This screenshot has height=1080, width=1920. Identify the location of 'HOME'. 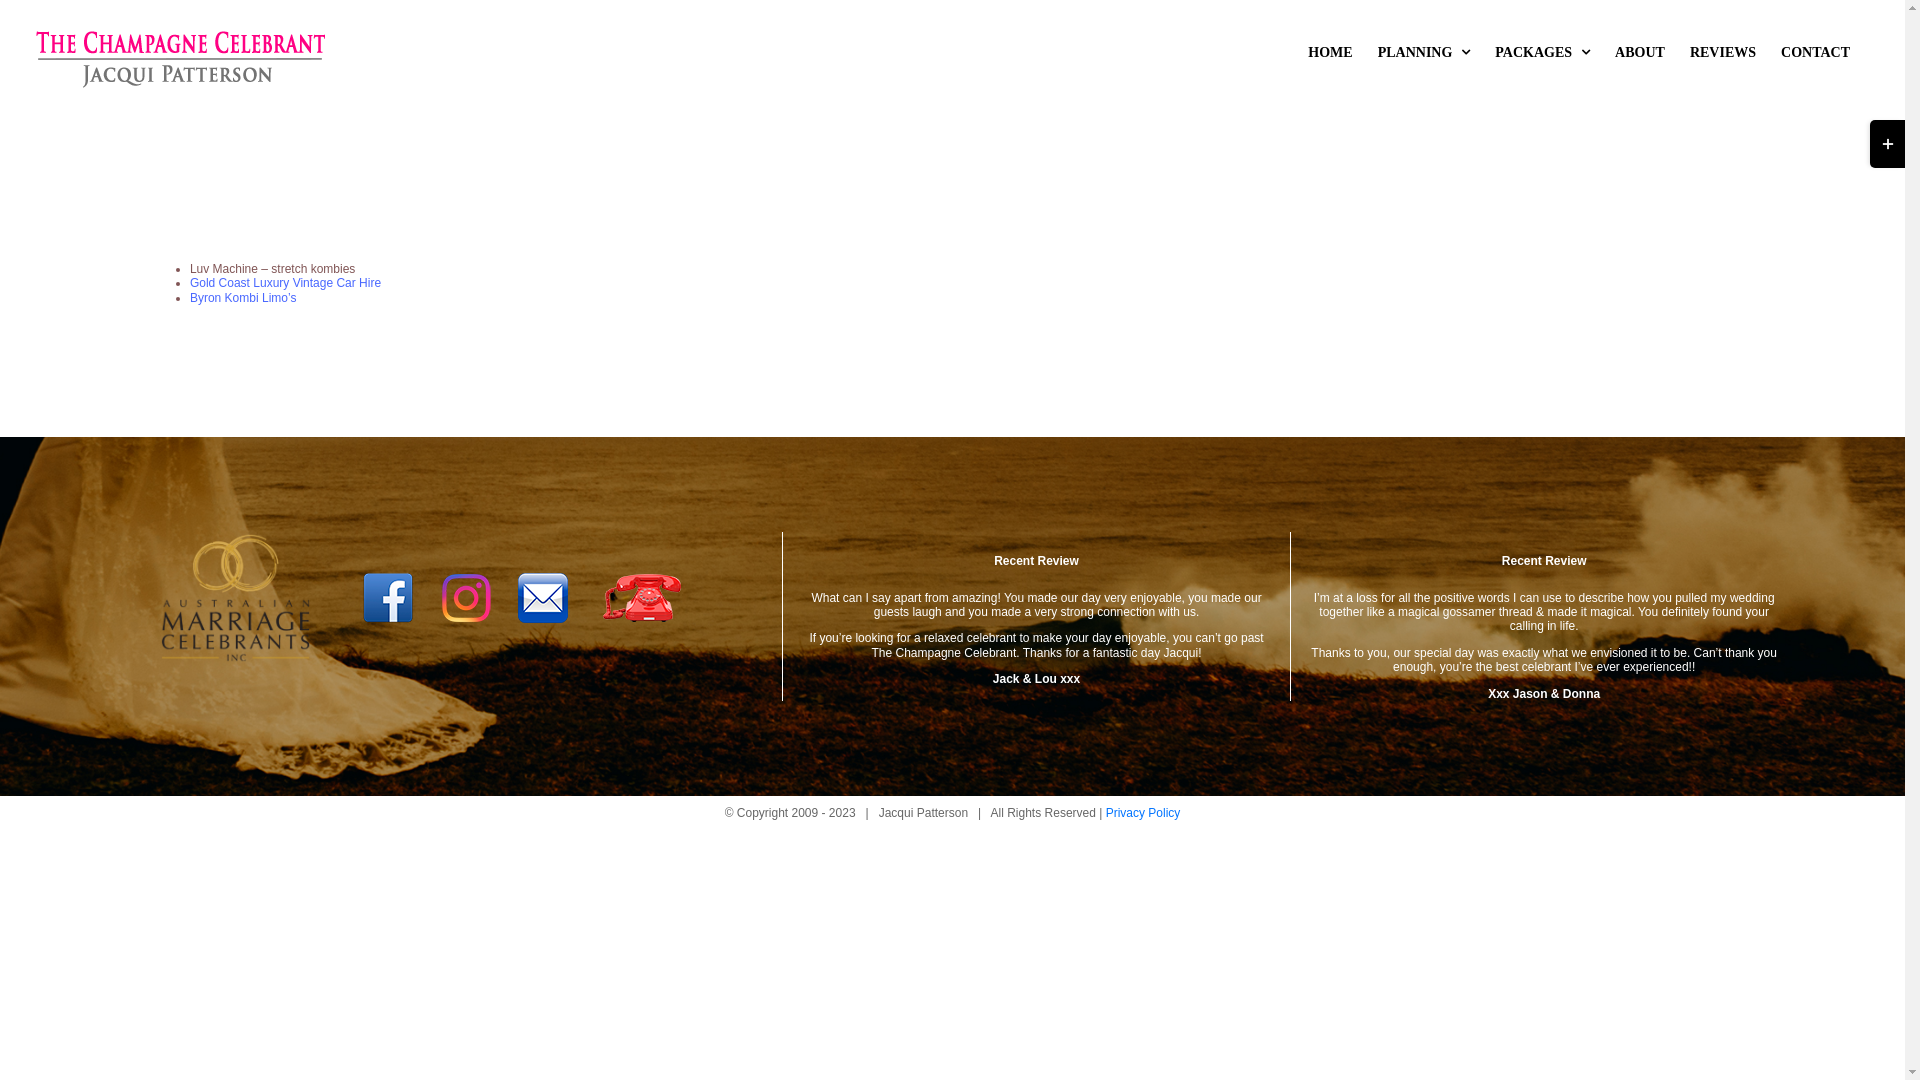
(1329, 51).